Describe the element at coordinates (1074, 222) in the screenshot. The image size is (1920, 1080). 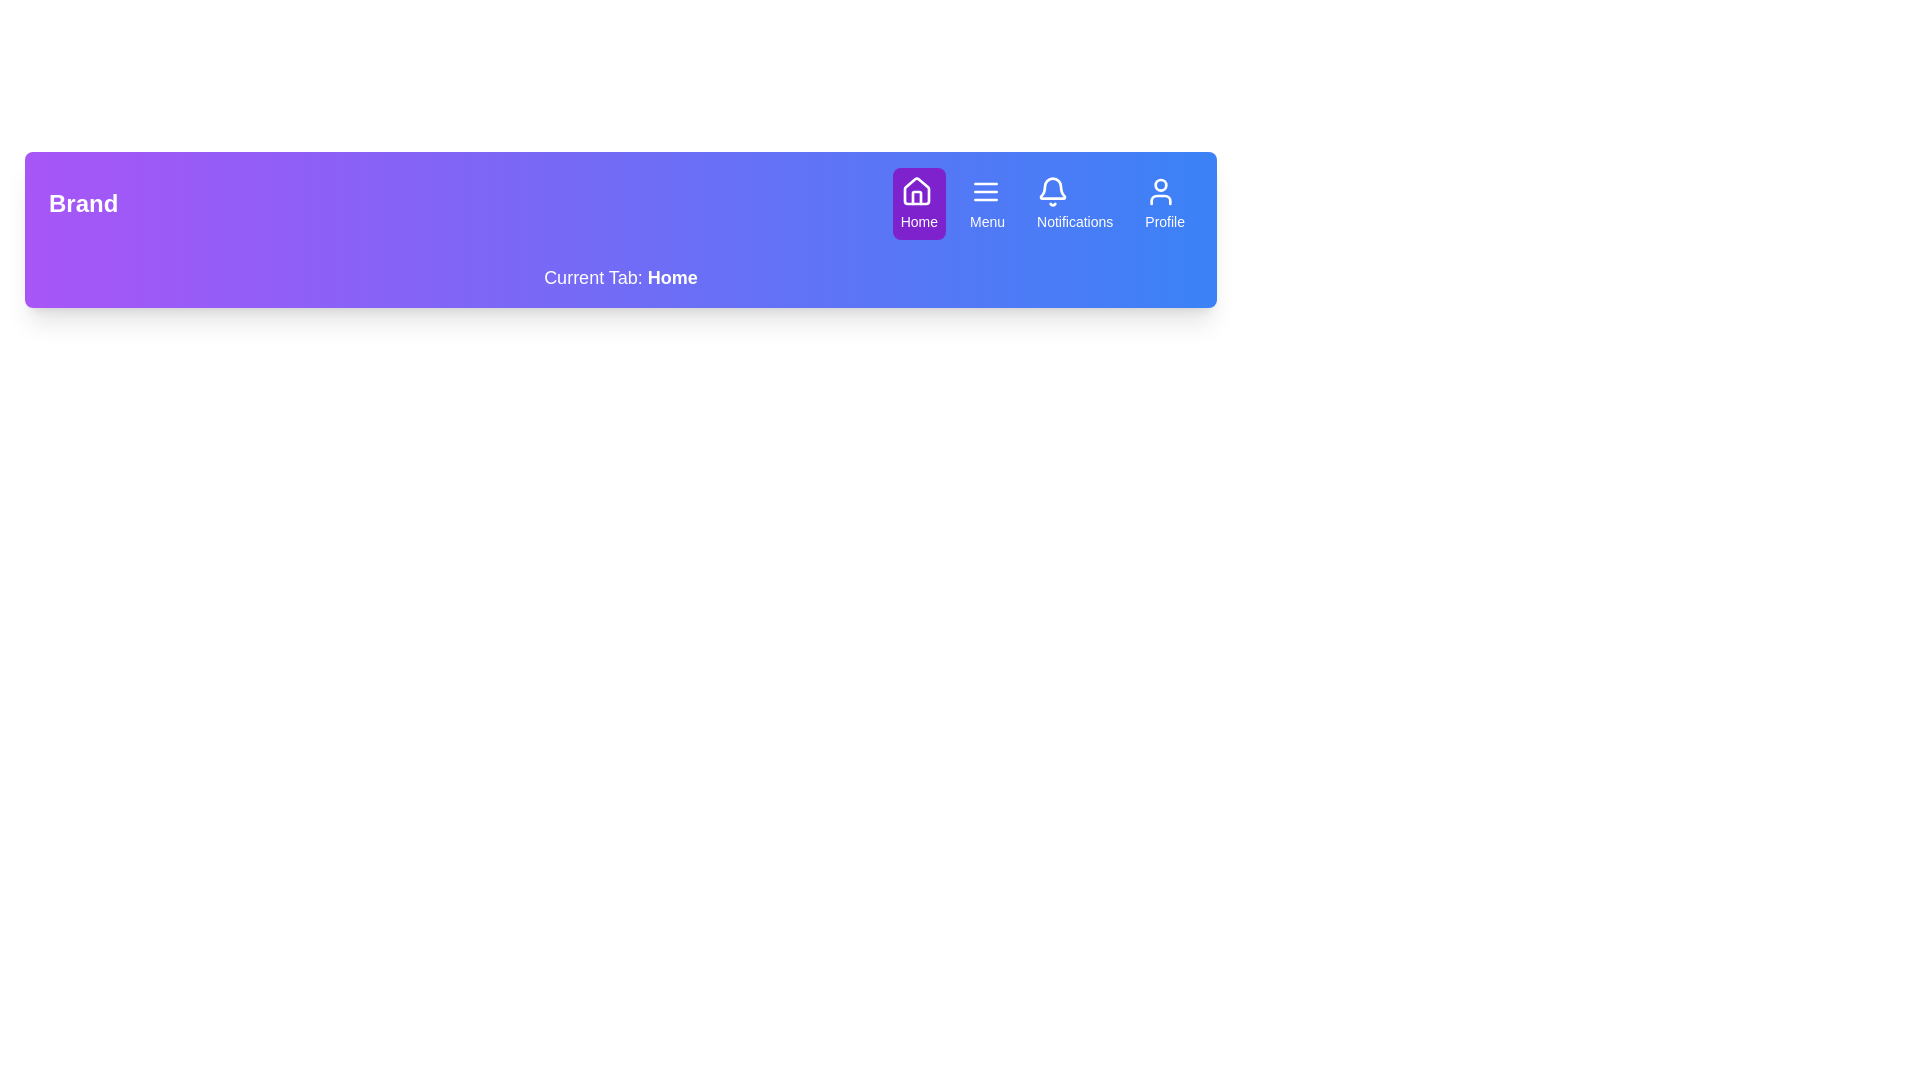
I see `the 'Notifications' text label, which is a blue background label with white text, located in the top navigation bar below the bell icon` at that location.